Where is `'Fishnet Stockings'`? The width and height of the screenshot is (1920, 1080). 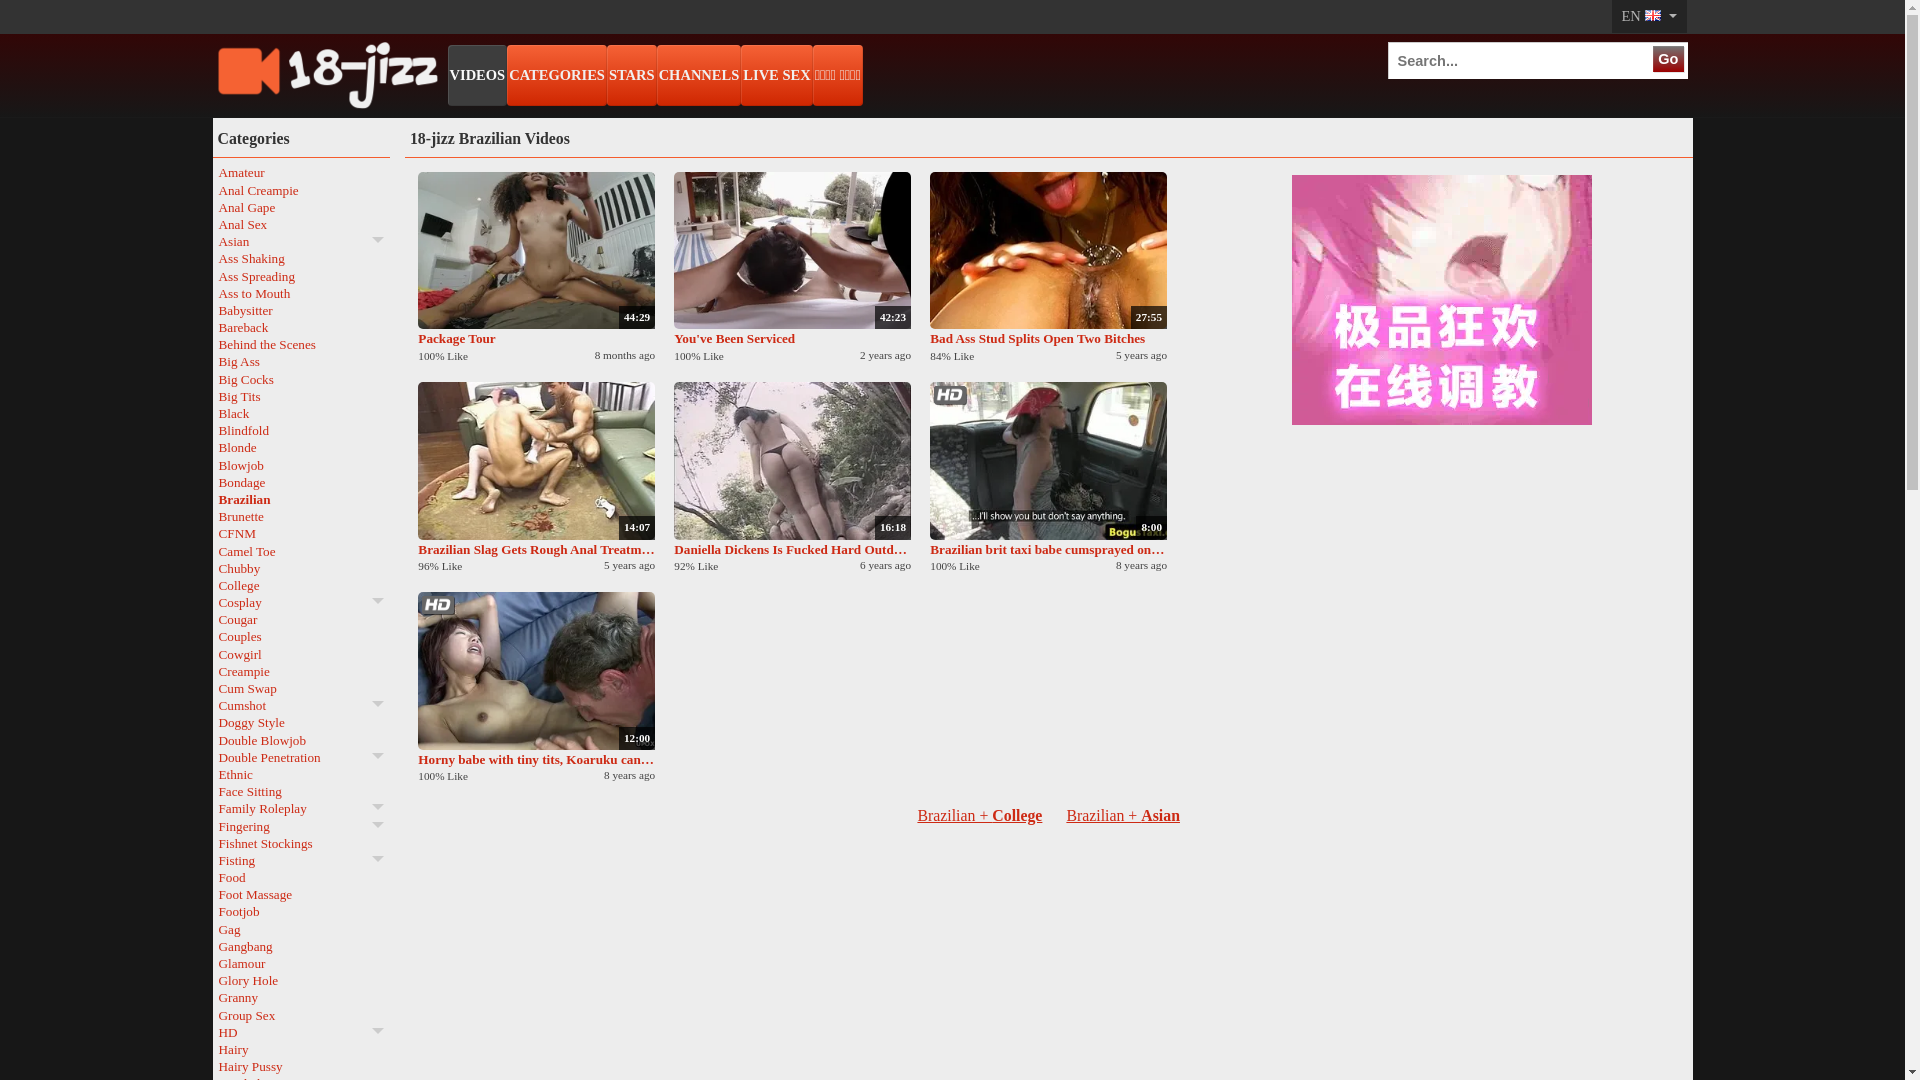 'Fishnet Stockings' is located at coordinates (300, 843).